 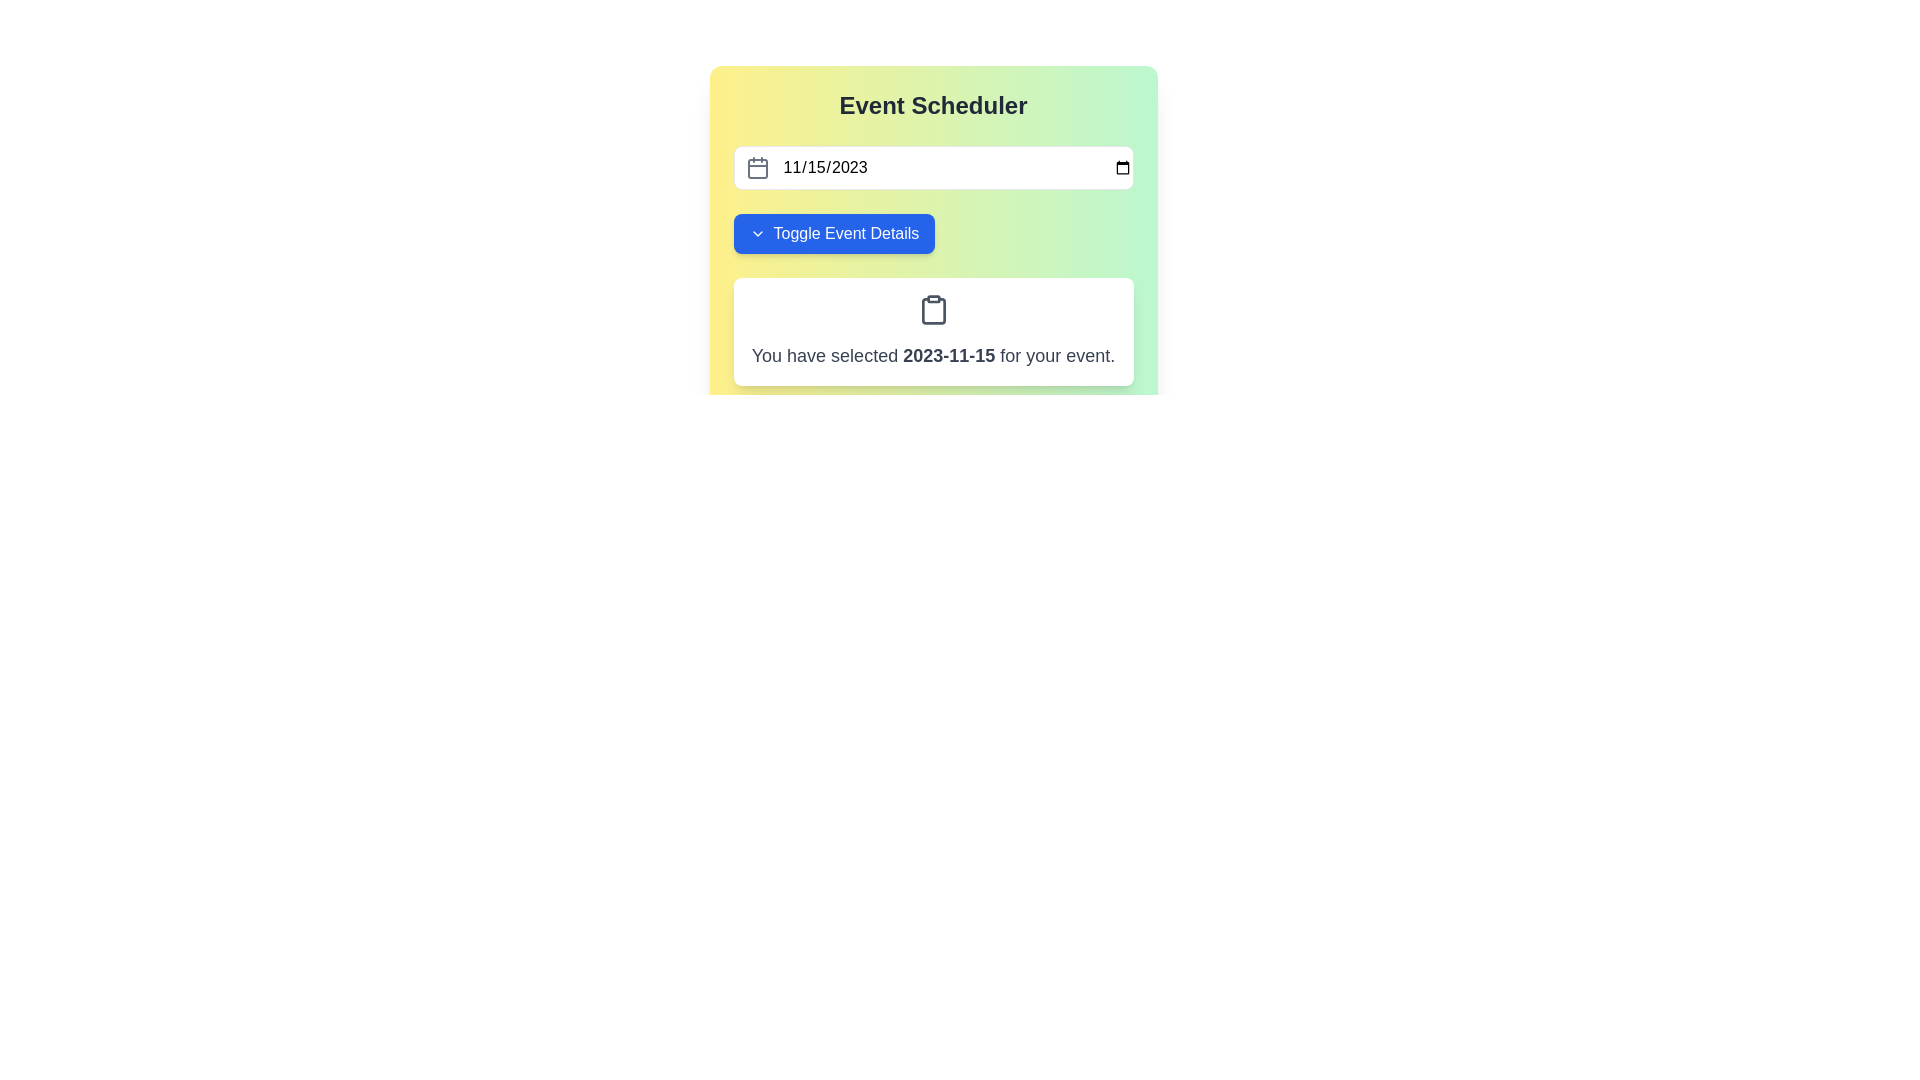 What do you see at coordinates (756, 168) in the screenshot?
I see `the calendar icon located in the top-left corner of the interface, which represents the main body of the calendar functionality` at bounding box center [756, 168].